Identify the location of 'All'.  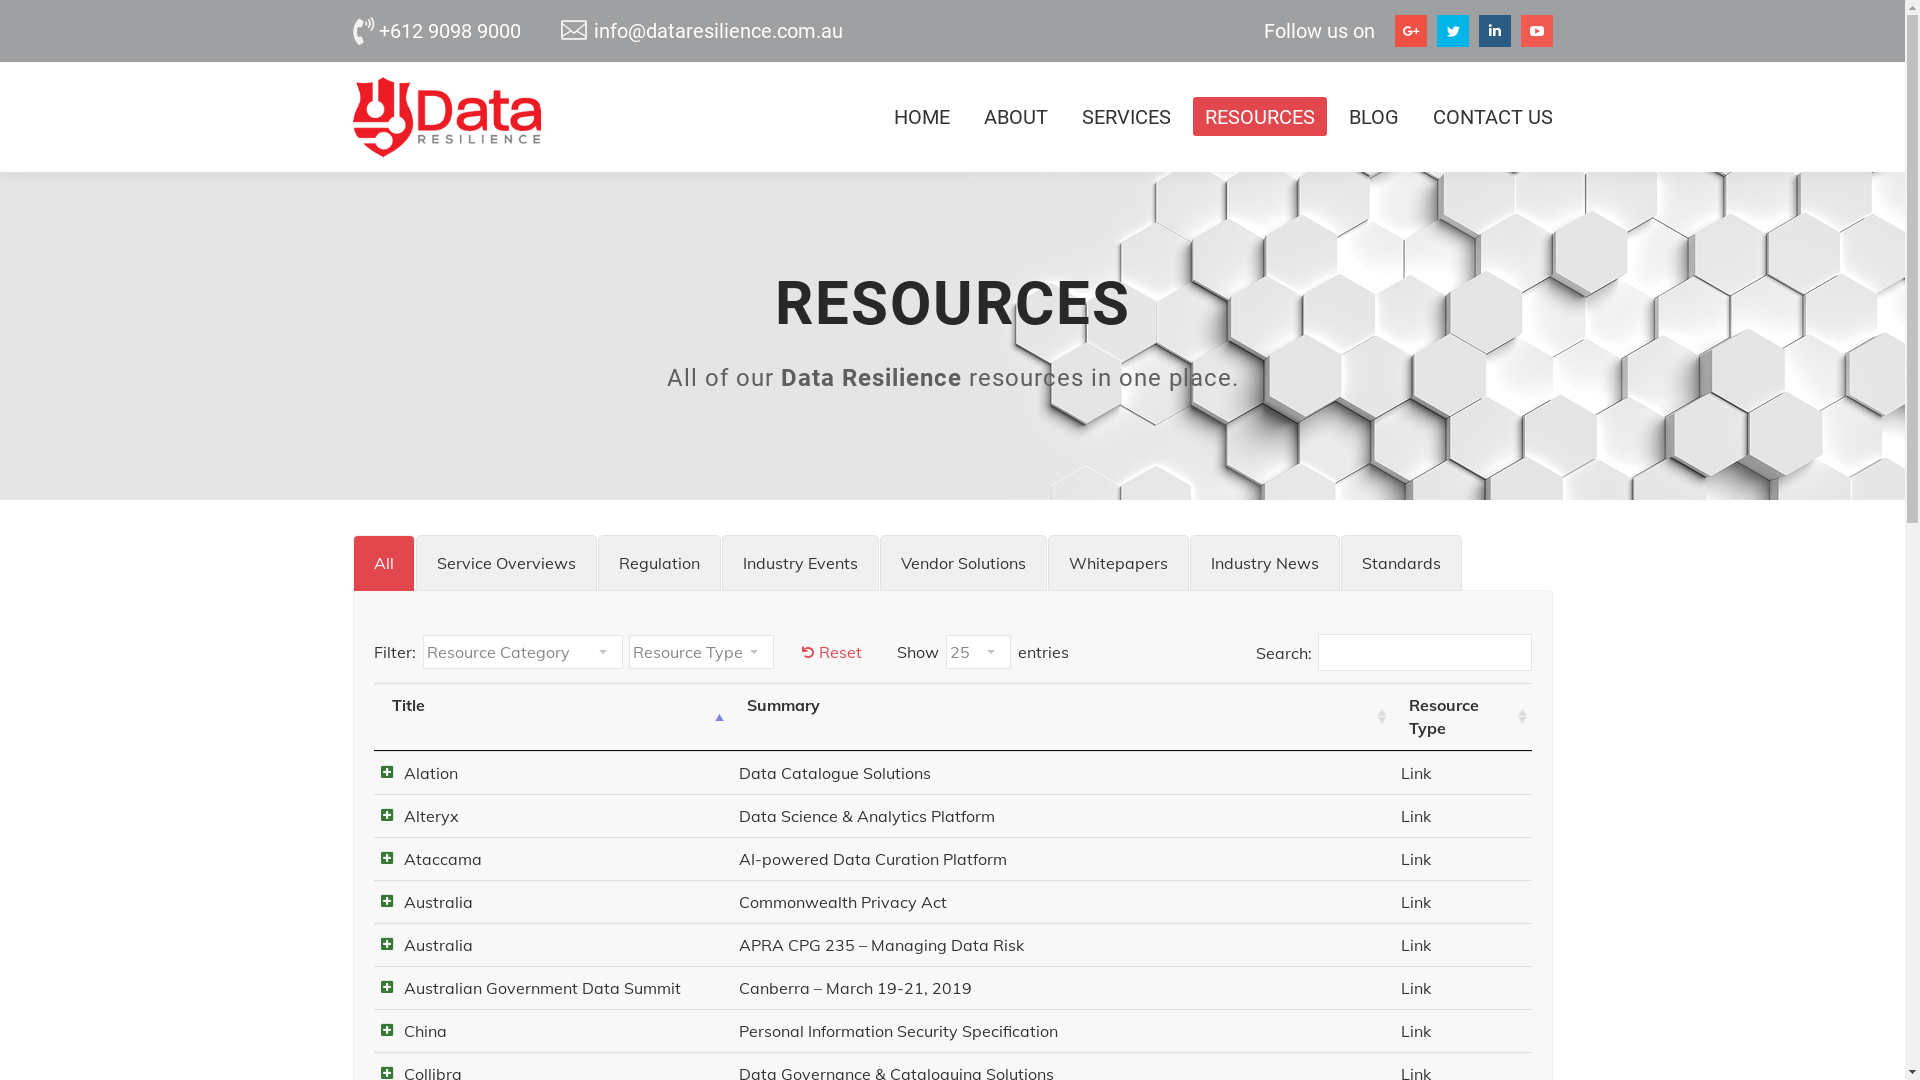
(383, 563).